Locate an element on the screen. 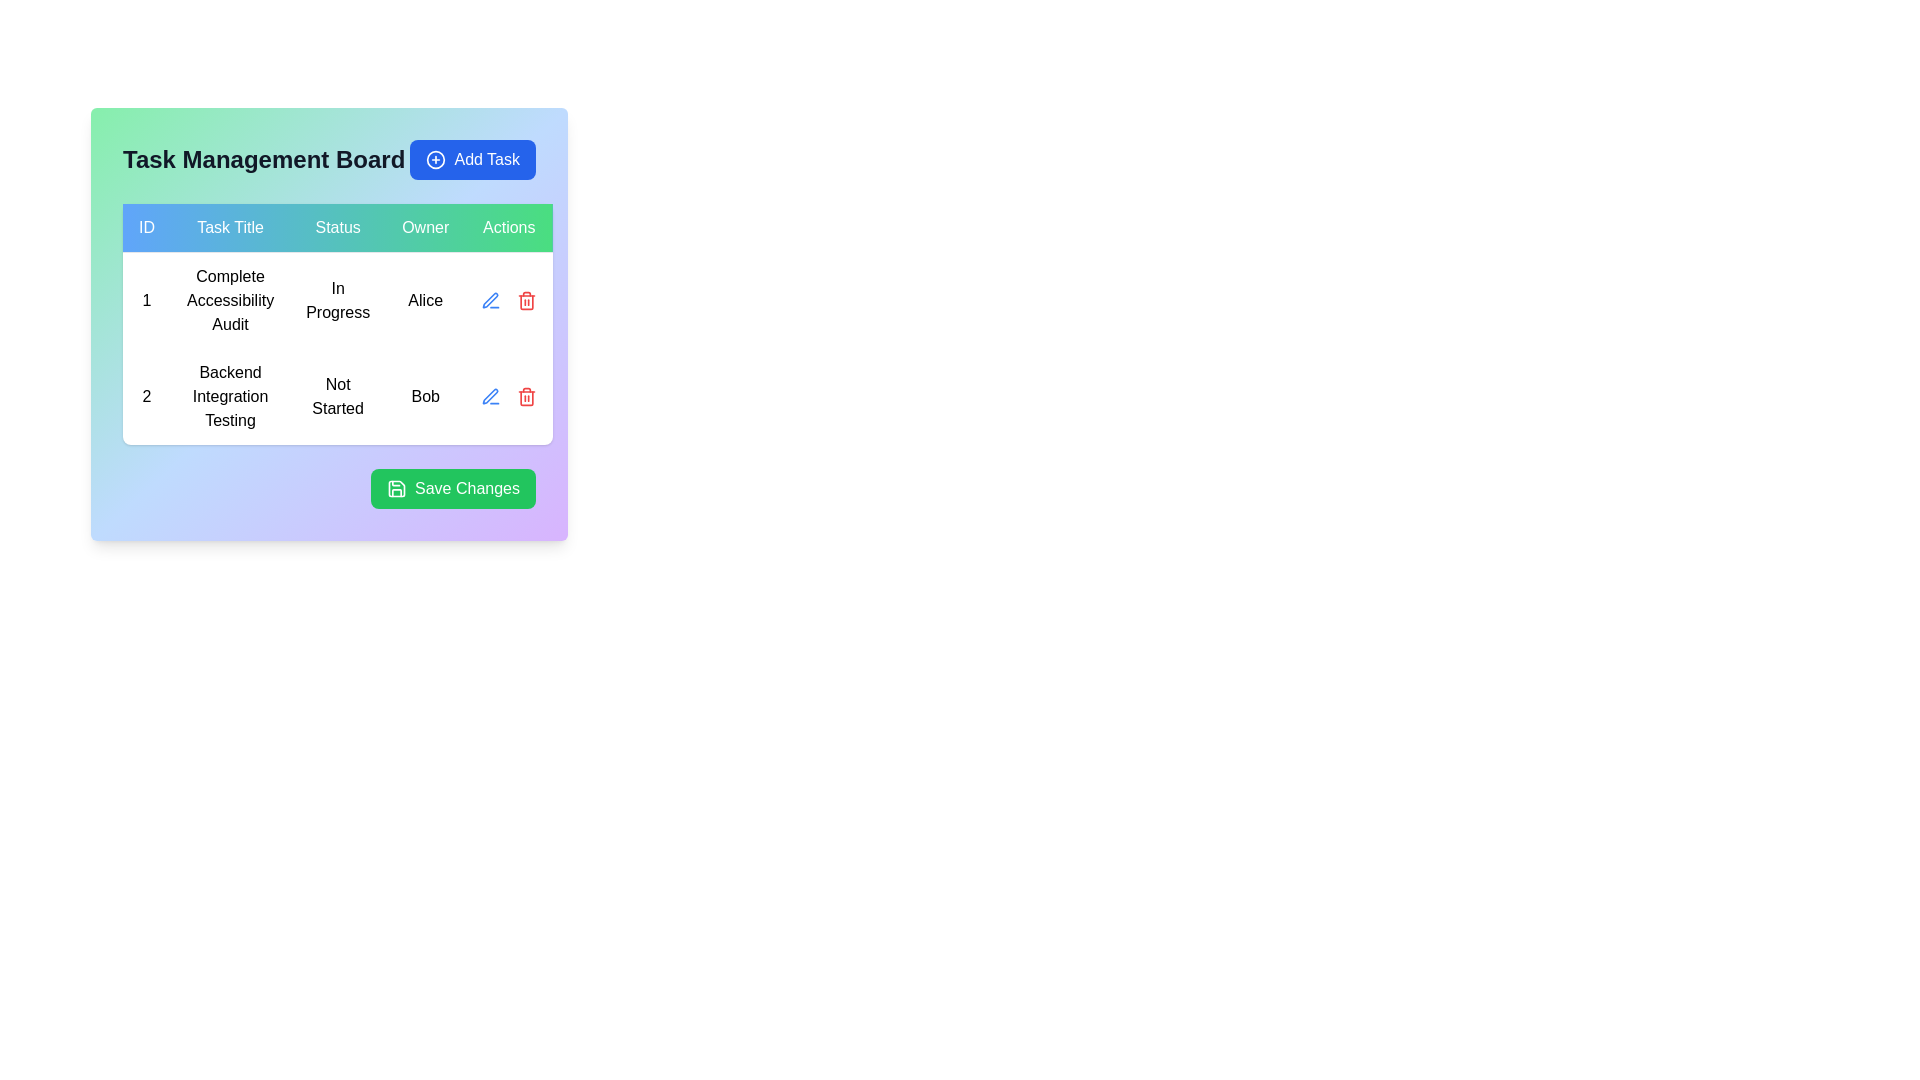 This screenshot has height=1080, width=1920. the blue pencil icon in the action icons group located in the 'Actions' cell of the first row of the task management table, adjacent to the 'Owner' cell containing 'Alice' is located at coordinates (509, 300).